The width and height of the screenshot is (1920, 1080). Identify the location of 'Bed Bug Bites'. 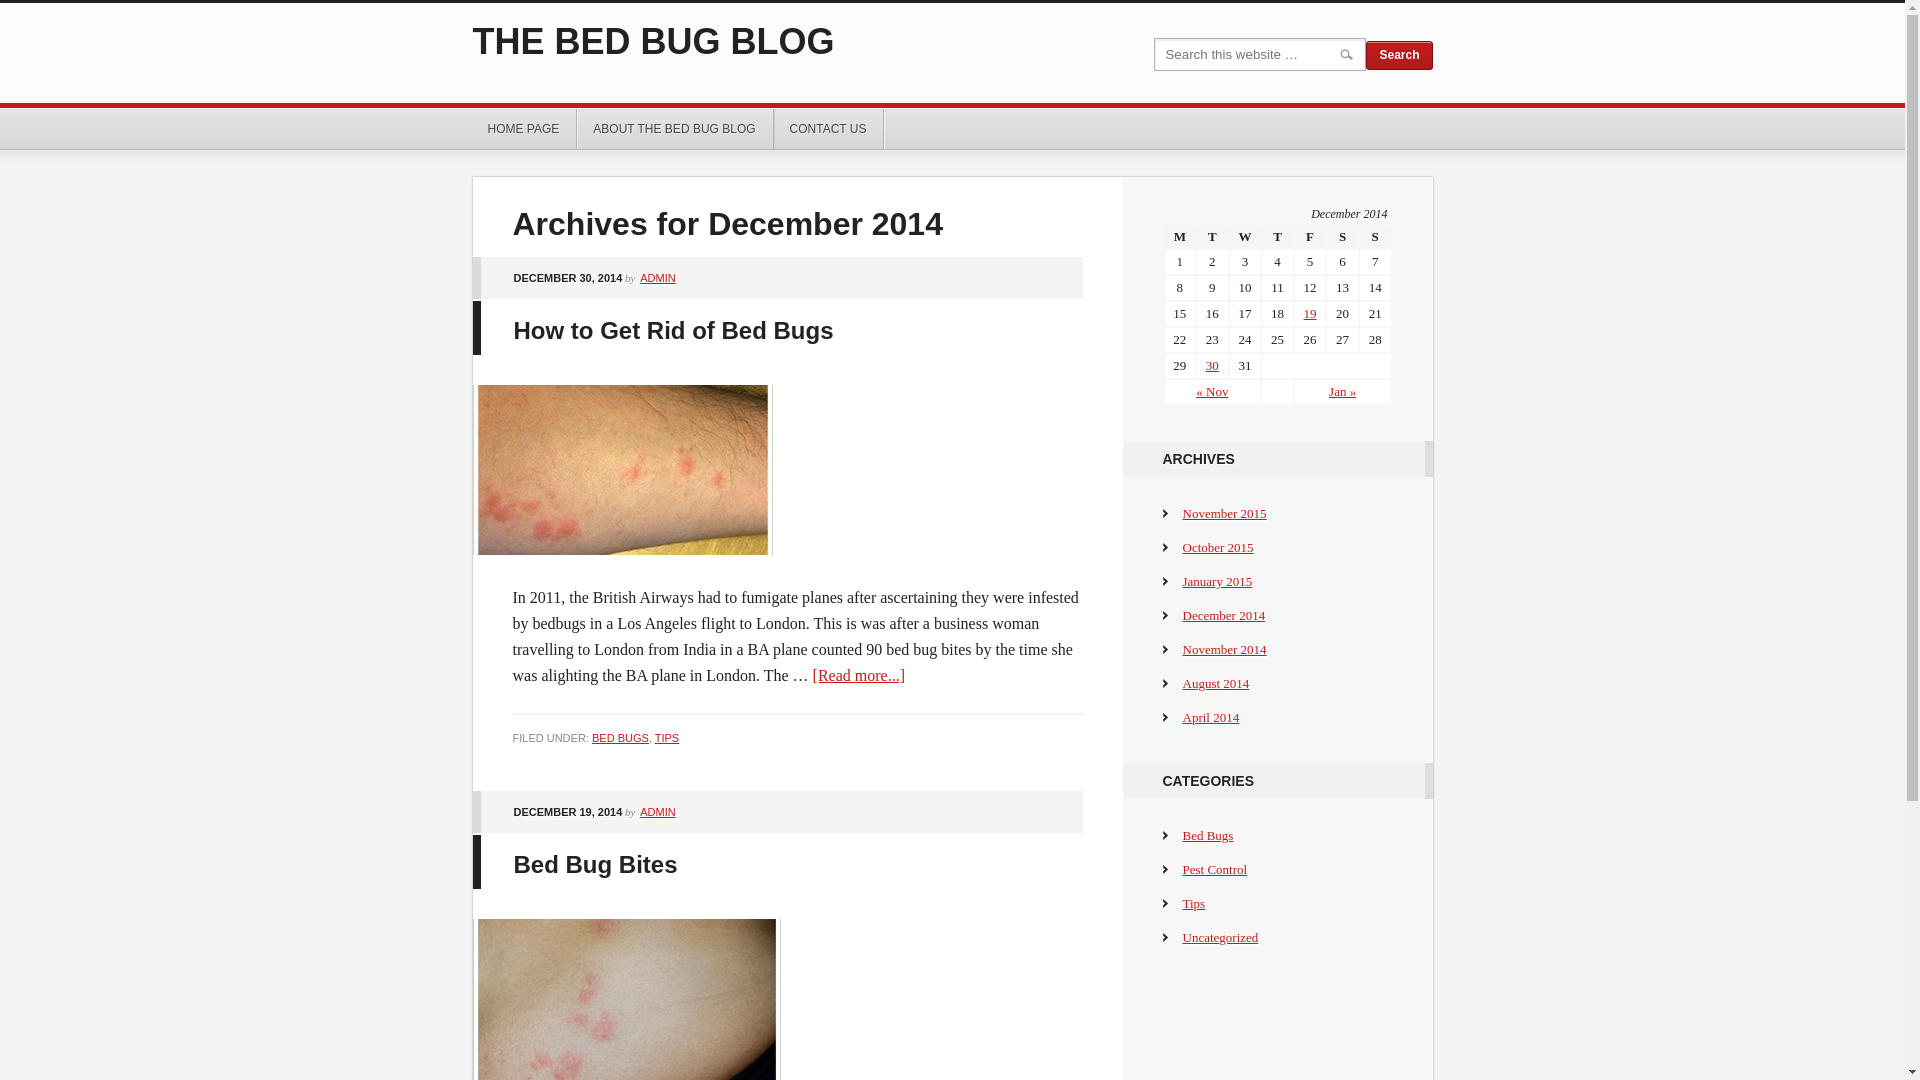
(594, 863).